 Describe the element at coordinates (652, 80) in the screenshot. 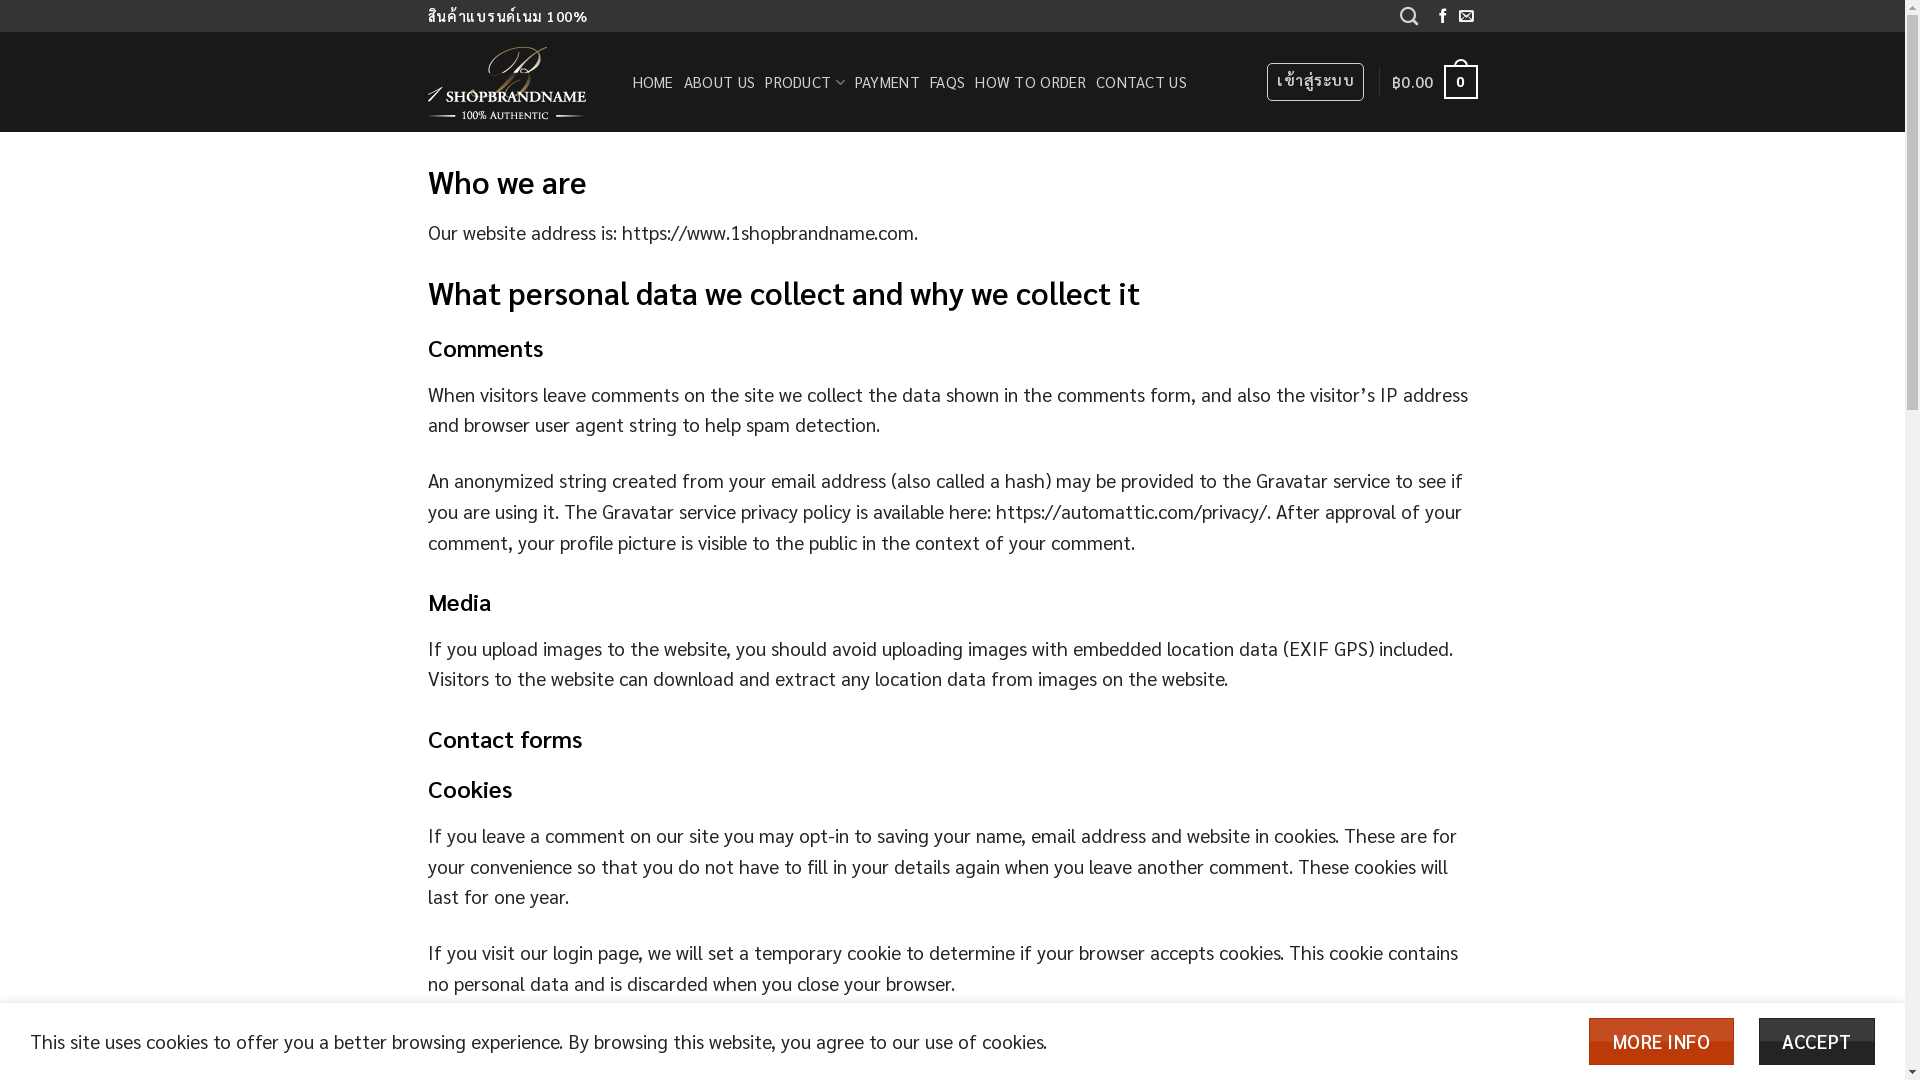

I see `'HOME'` at that location.